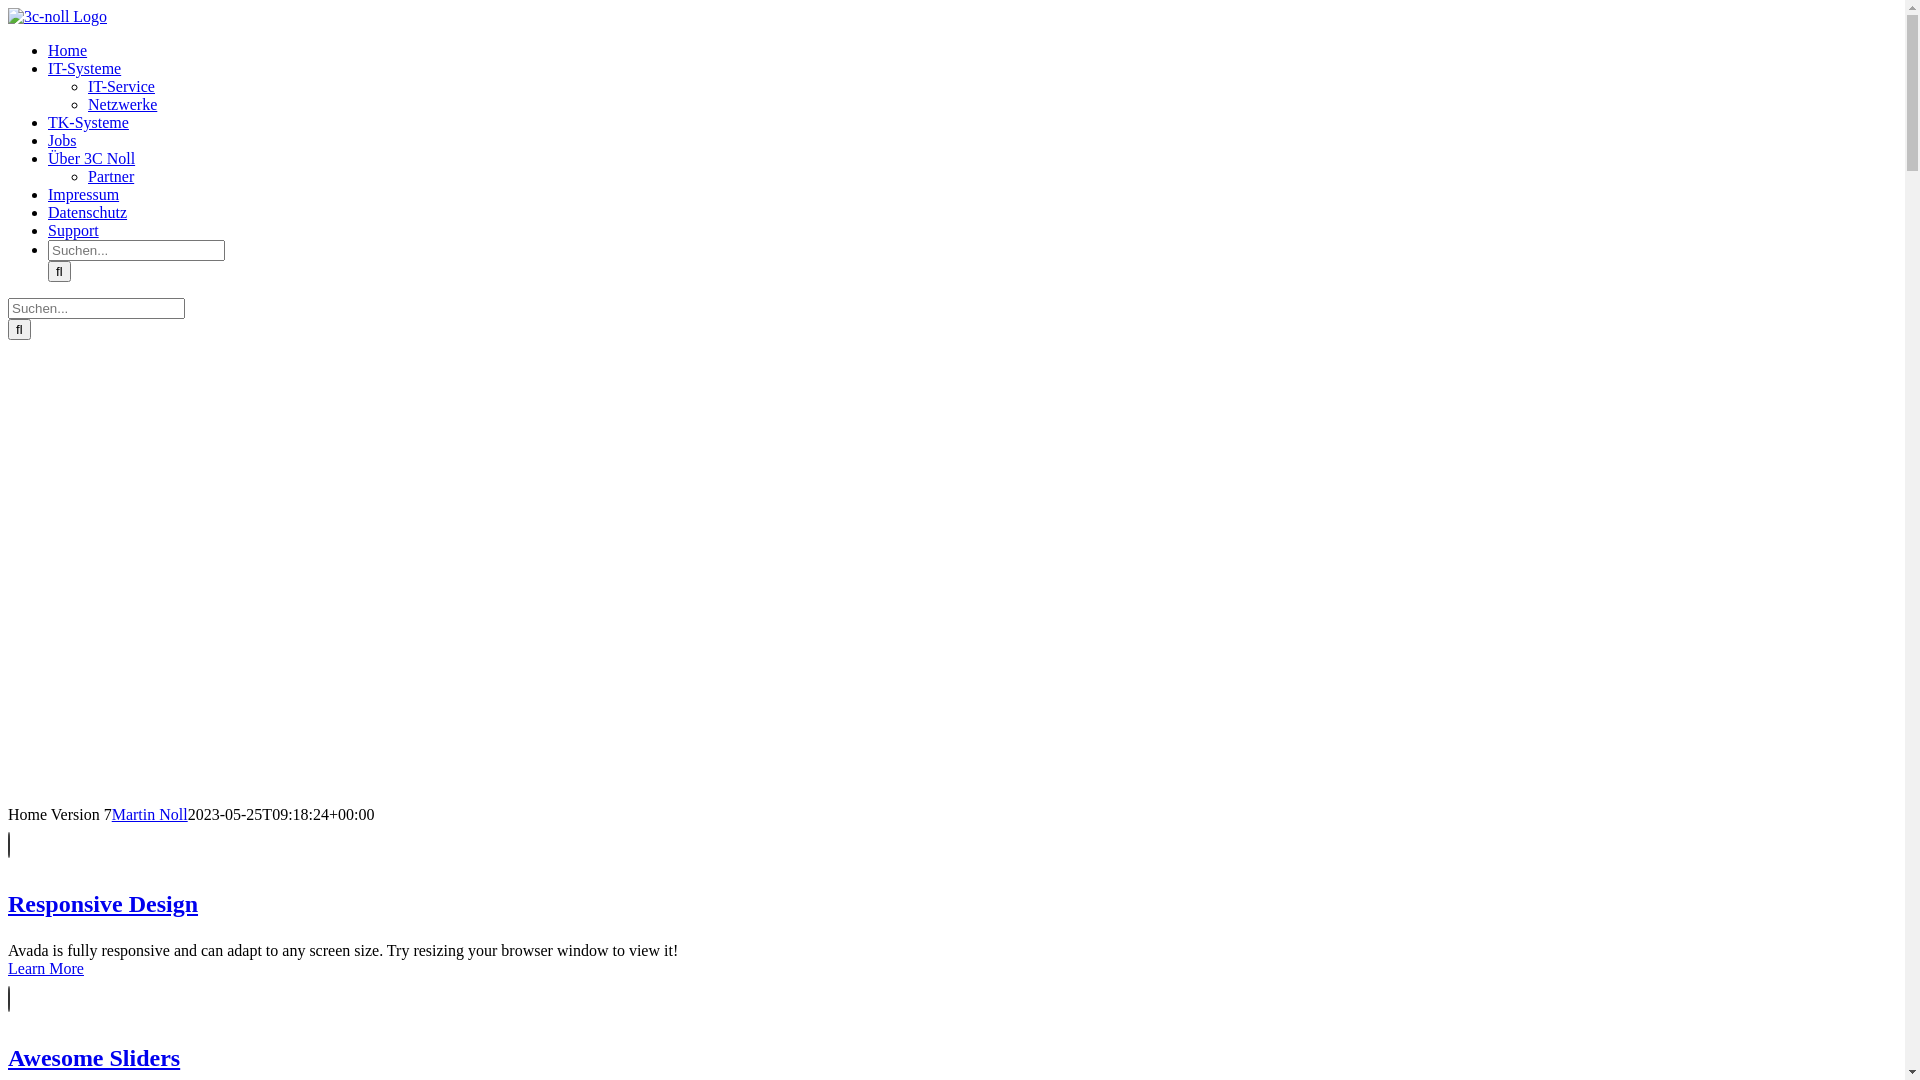 This screenshot has width=1920, height=1080. I want to click on 'Learn More', so click(46, 967).